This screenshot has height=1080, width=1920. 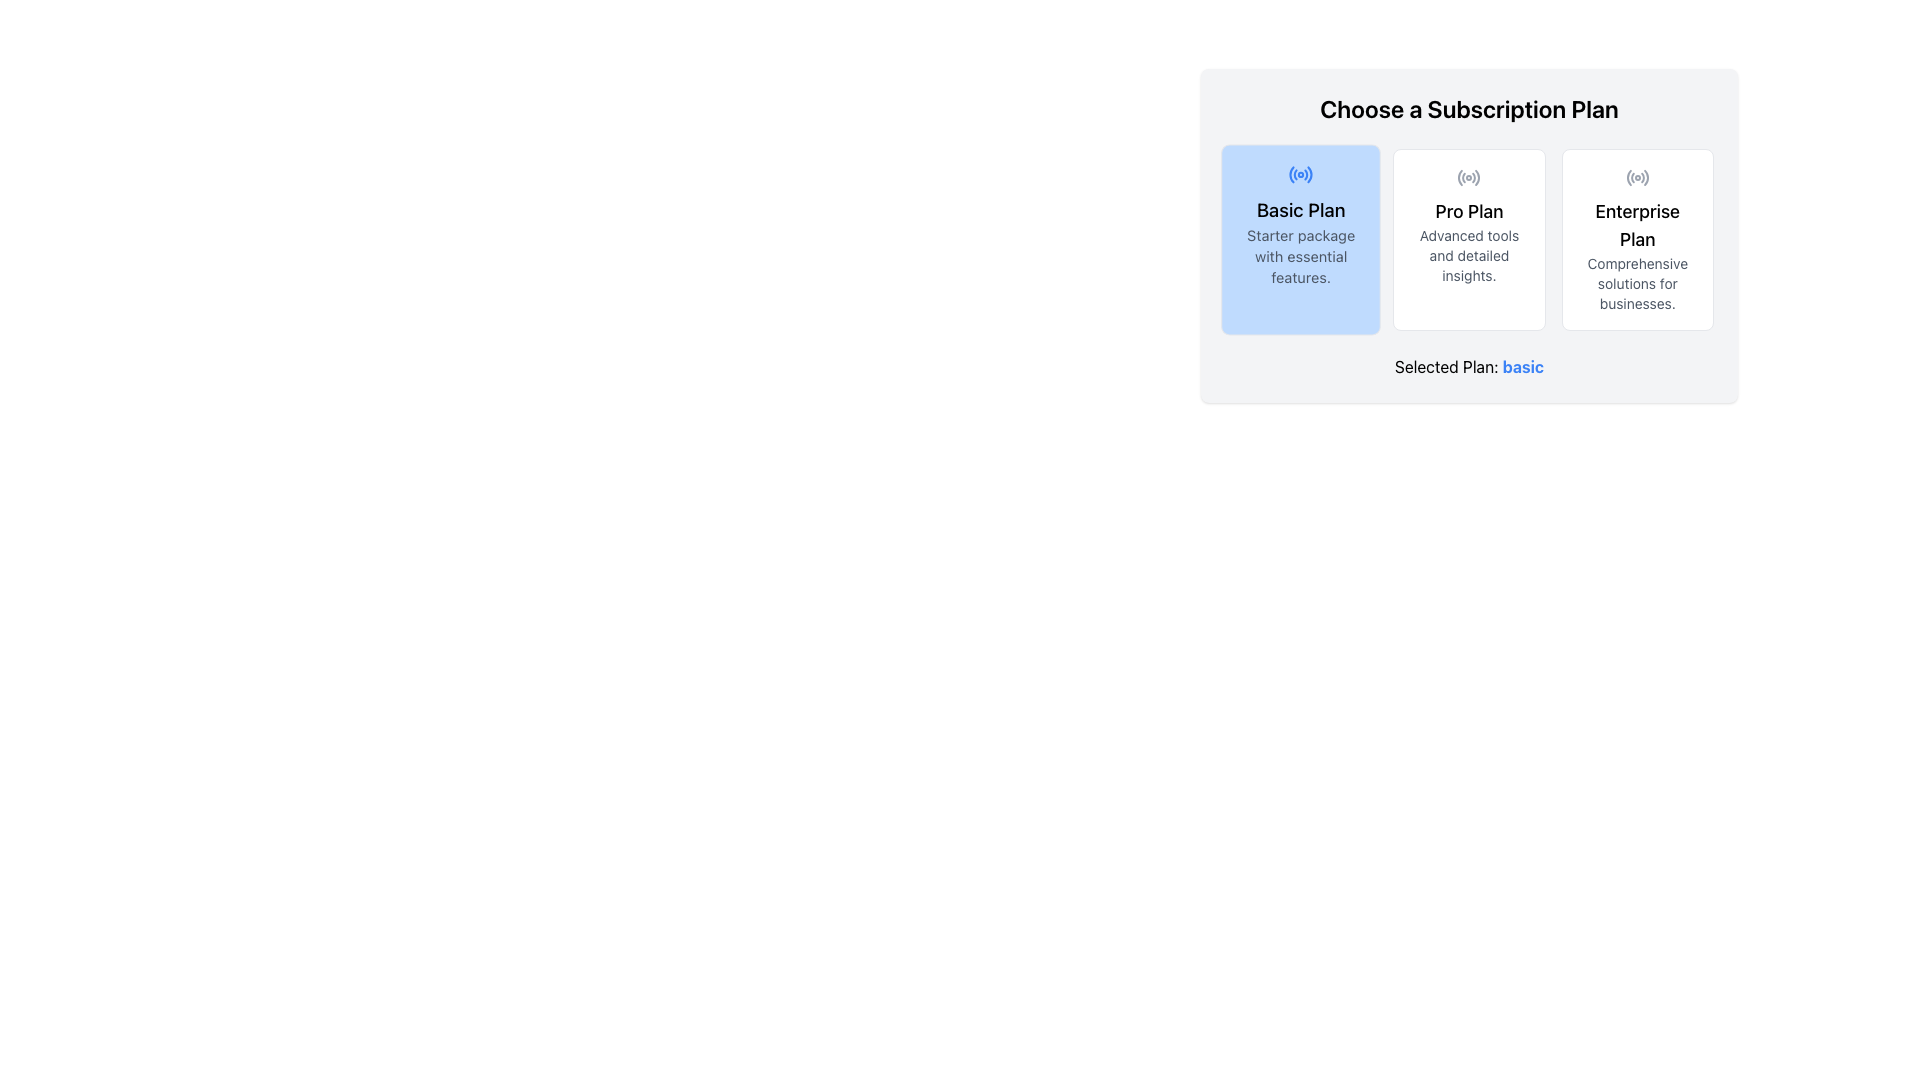 What do you see at coordinates (1522, 366) in the screenshot?
I see `the Static Text indicating the currently selected subscription plan, which displays 'basic' and is emphasized in color and bold styling` at bounding box center [1522, 366].